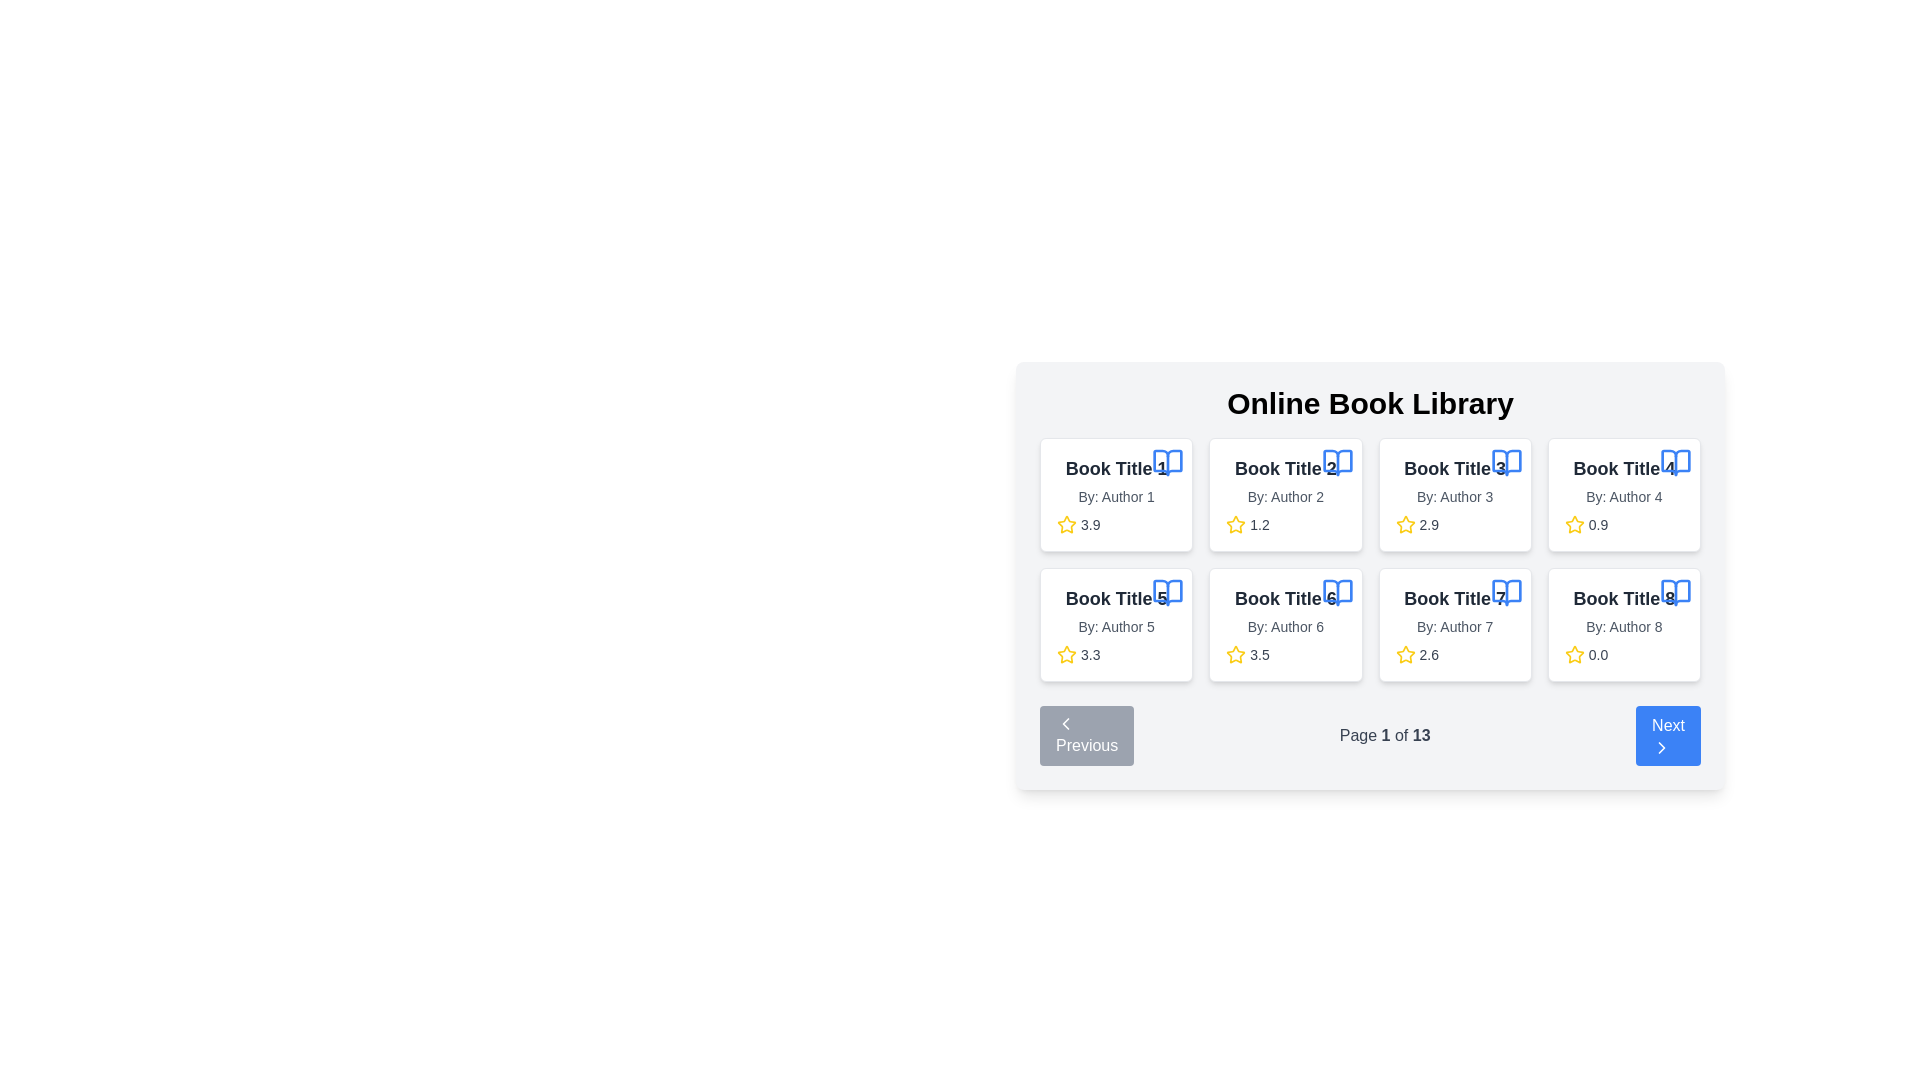  What do you see at coordinates (1404, 523) in the screenshot?
I see `the visual rating indicator icon located in the third card of the grid of books, specifically in the second row, first column, below the title and author information` at bounding box center [1404, 523].